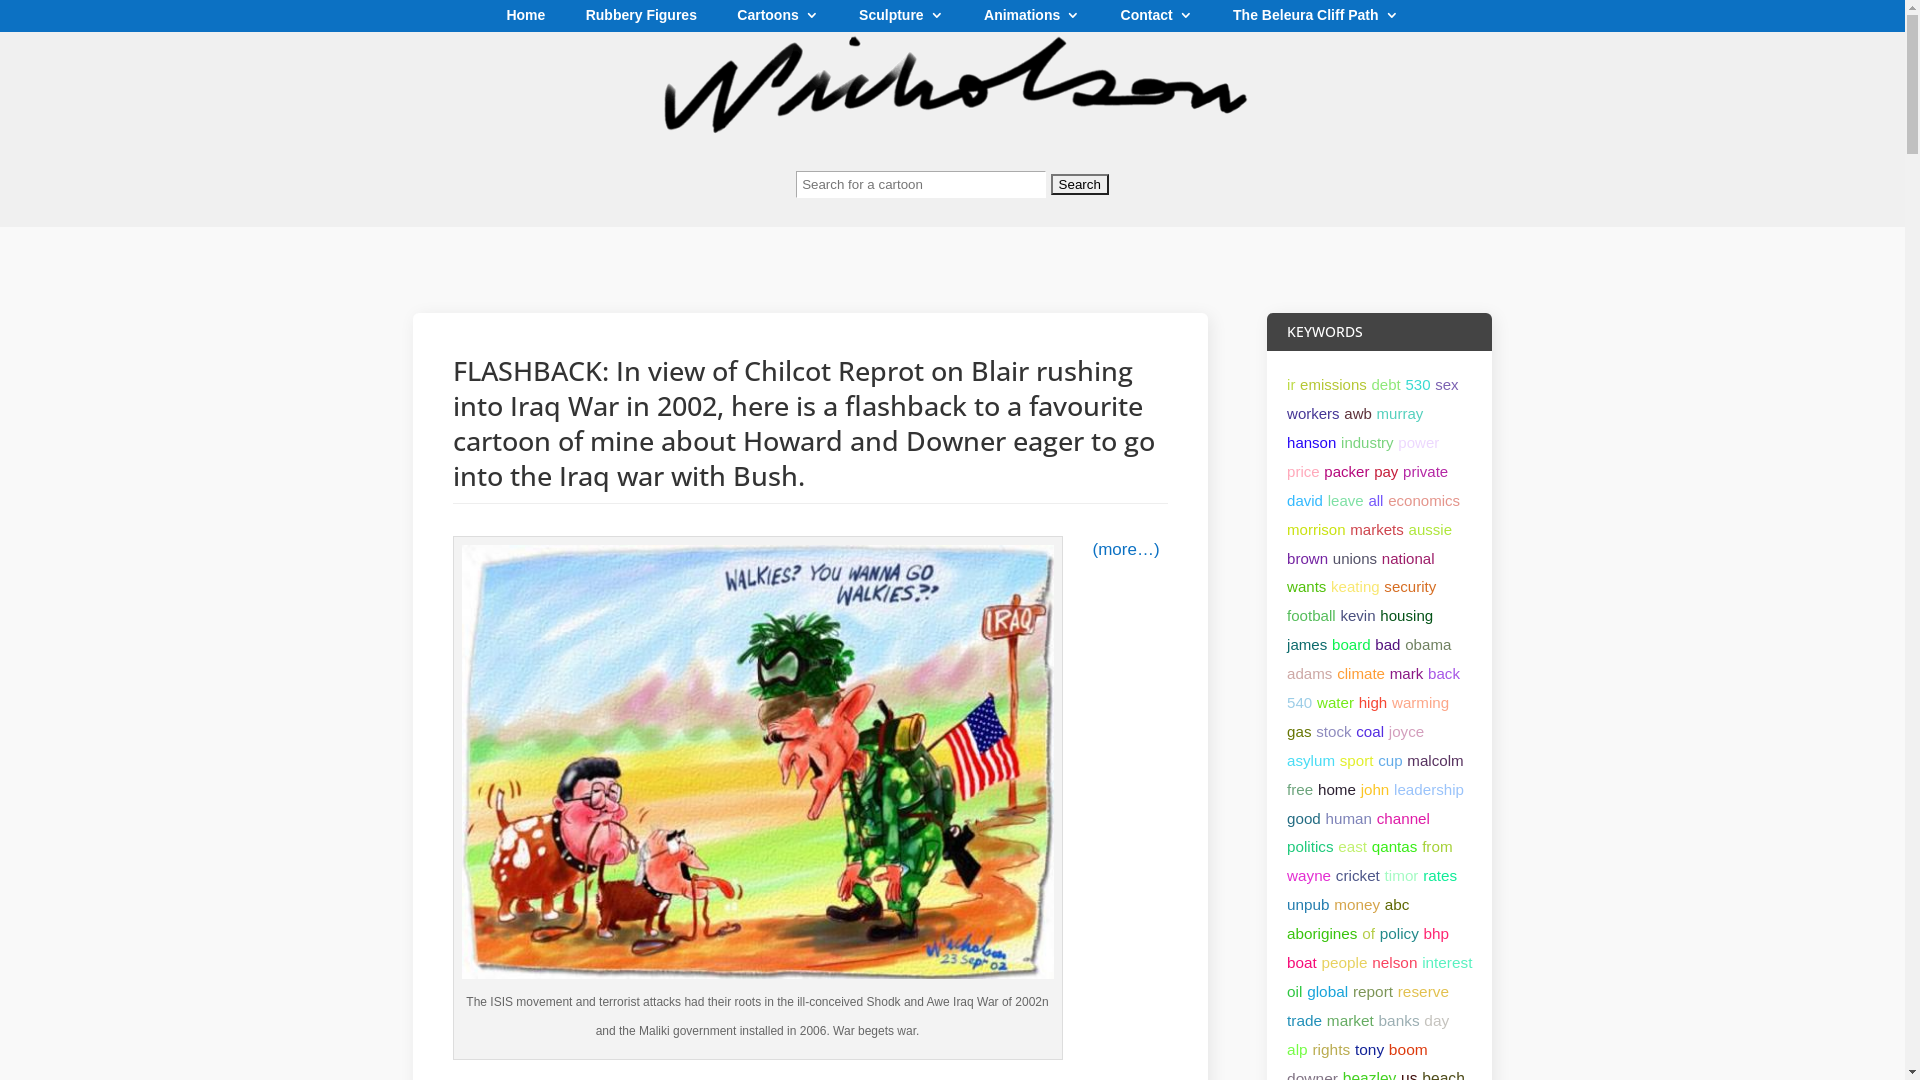 This screenshot has width=1920, height=1080. I want to click on 'industry', so click(1366, 441).